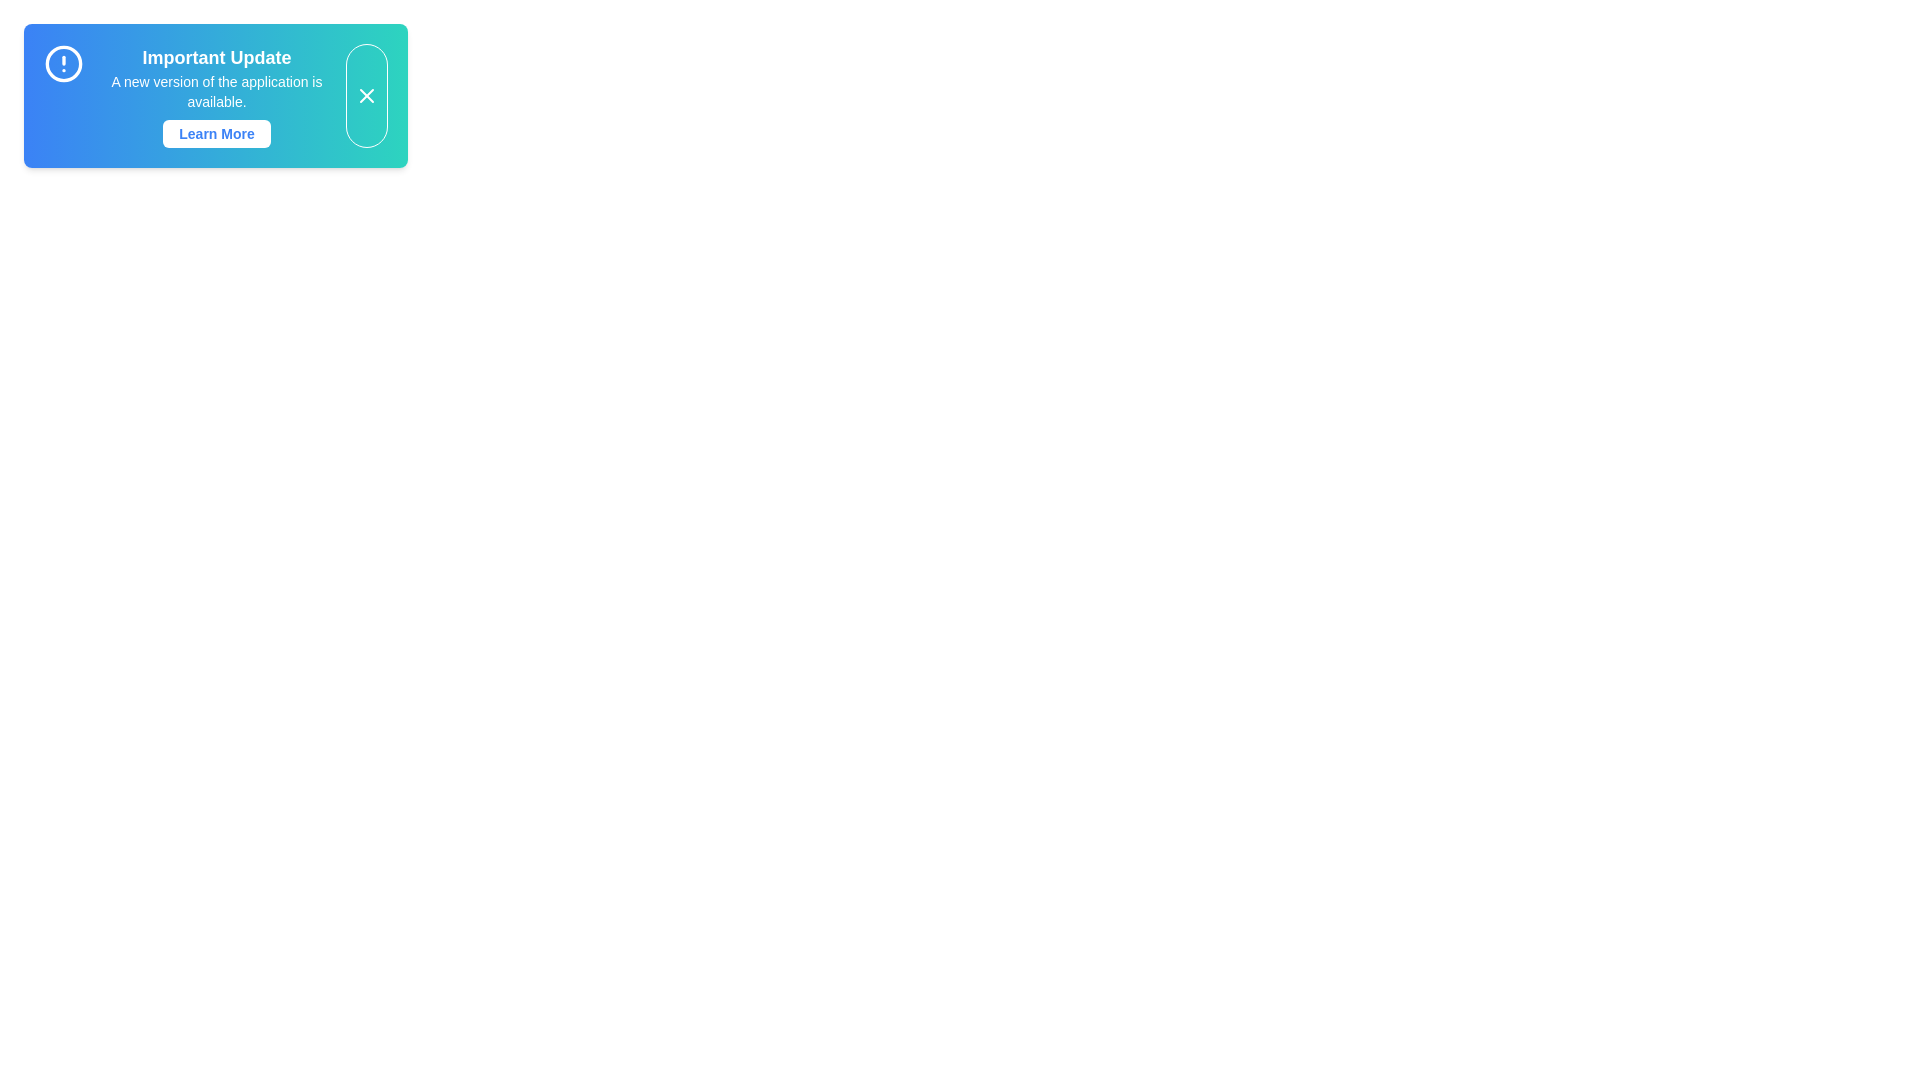 The height and width of the screenshot is (1080, 1920). I want to click on the close button to dismiss the snackbar, so click(366, 96).